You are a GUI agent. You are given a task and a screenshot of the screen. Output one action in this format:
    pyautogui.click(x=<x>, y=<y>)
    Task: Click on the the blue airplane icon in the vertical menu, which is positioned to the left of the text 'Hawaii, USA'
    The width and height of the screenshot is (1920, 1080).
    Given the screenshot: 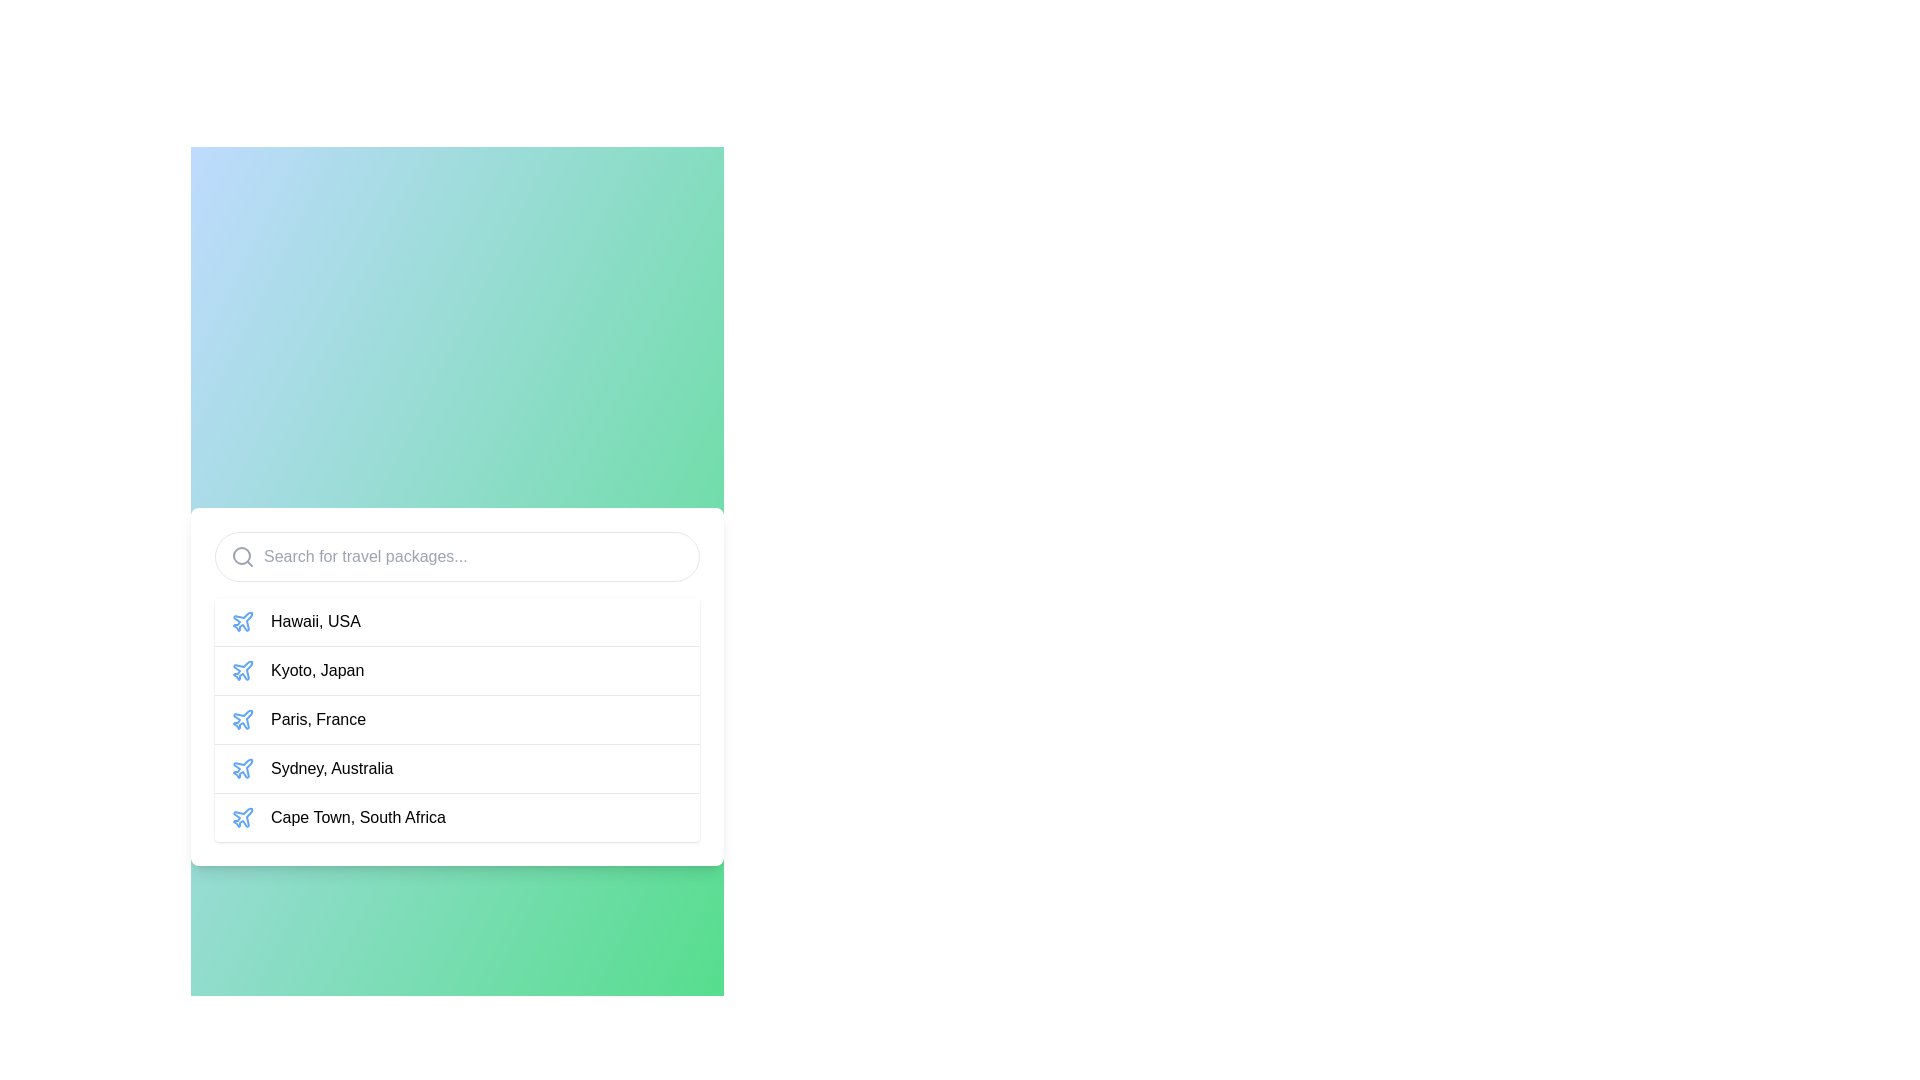 What is the action you would take?
    pyautogui.click(x=242, y=620)
    